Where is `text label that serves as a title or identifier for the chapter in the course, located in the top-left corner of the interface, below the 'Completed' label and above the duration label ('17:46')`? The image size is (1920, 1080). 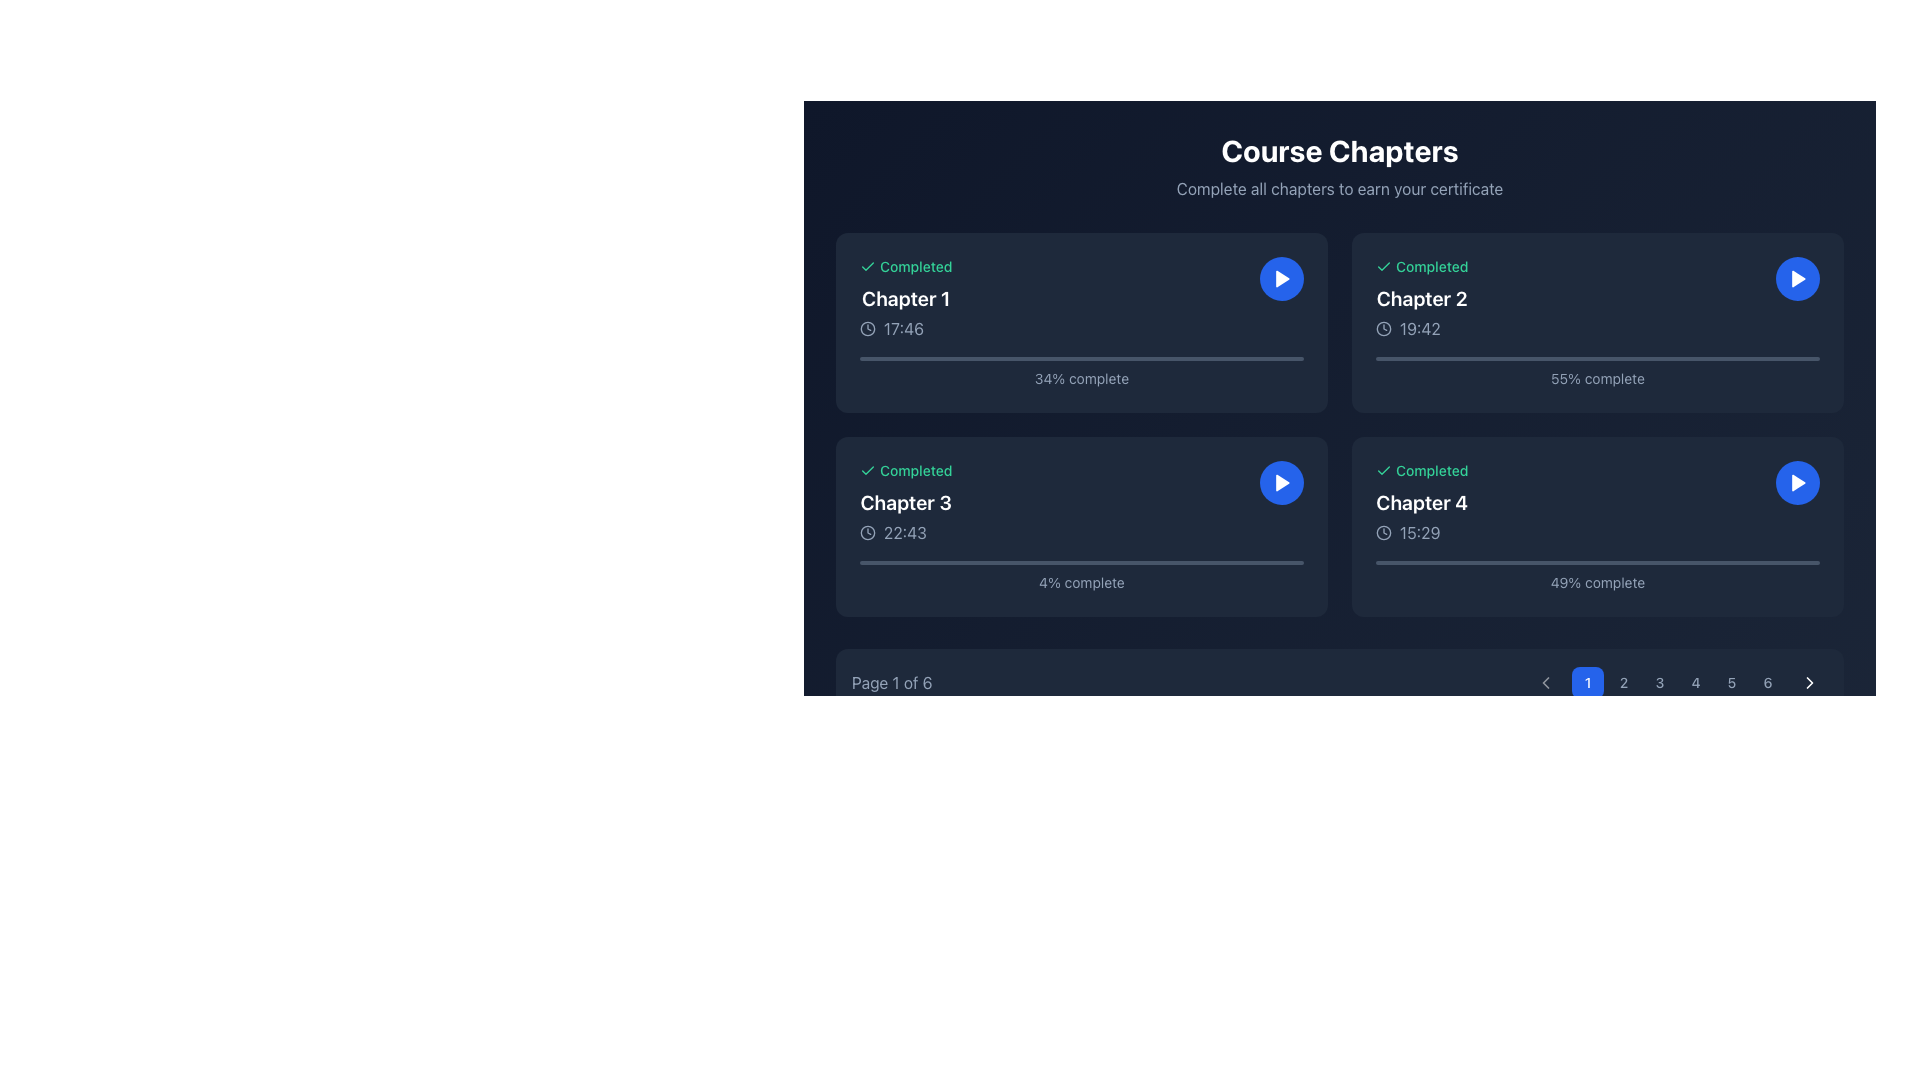
text label that serves as a title or identifier for the chapter in the course, located in the top-left corner of the interface, below the 'Completed' label and above the duration label ('17:46') is located at coordinates (905, 299).